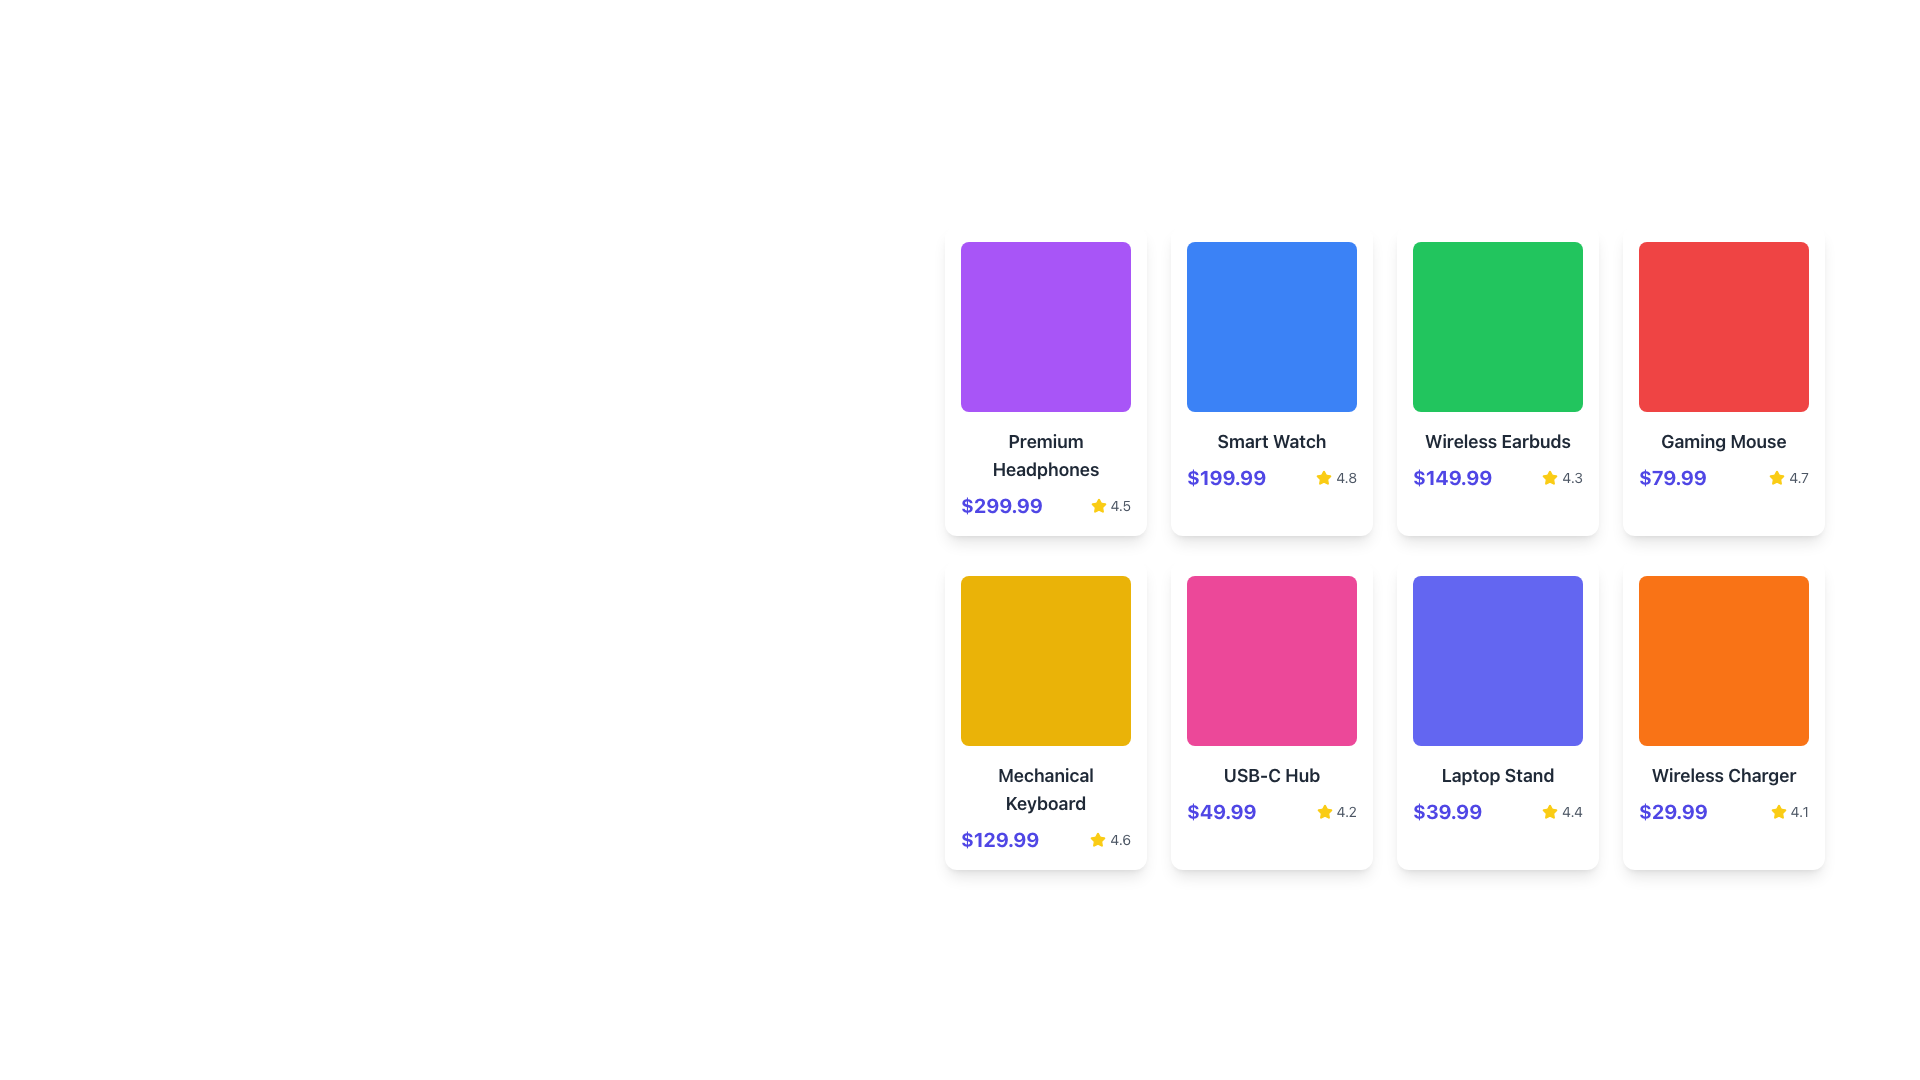 The width and height of the screenshot is (1920, 1080). I want to click on the star icon representing the rating for the 'Mechanical Keyboard' product located in the bottom section of its product card, to the right of the price text and adjacent to the rating label, so click(1097, 839).